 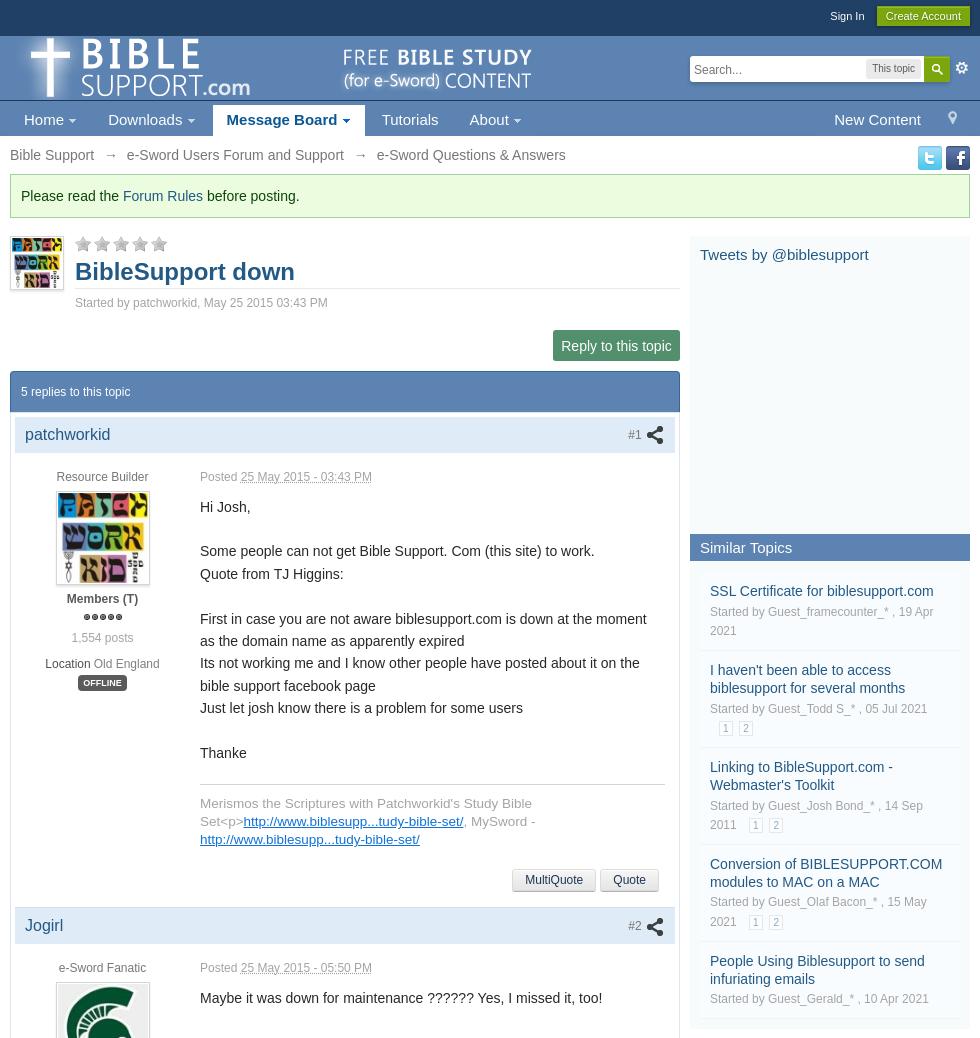 What do you see at coordinates (225, 506) in the screenshot?
I see `'Hi Josh,'` at bounding box center [225, 506].